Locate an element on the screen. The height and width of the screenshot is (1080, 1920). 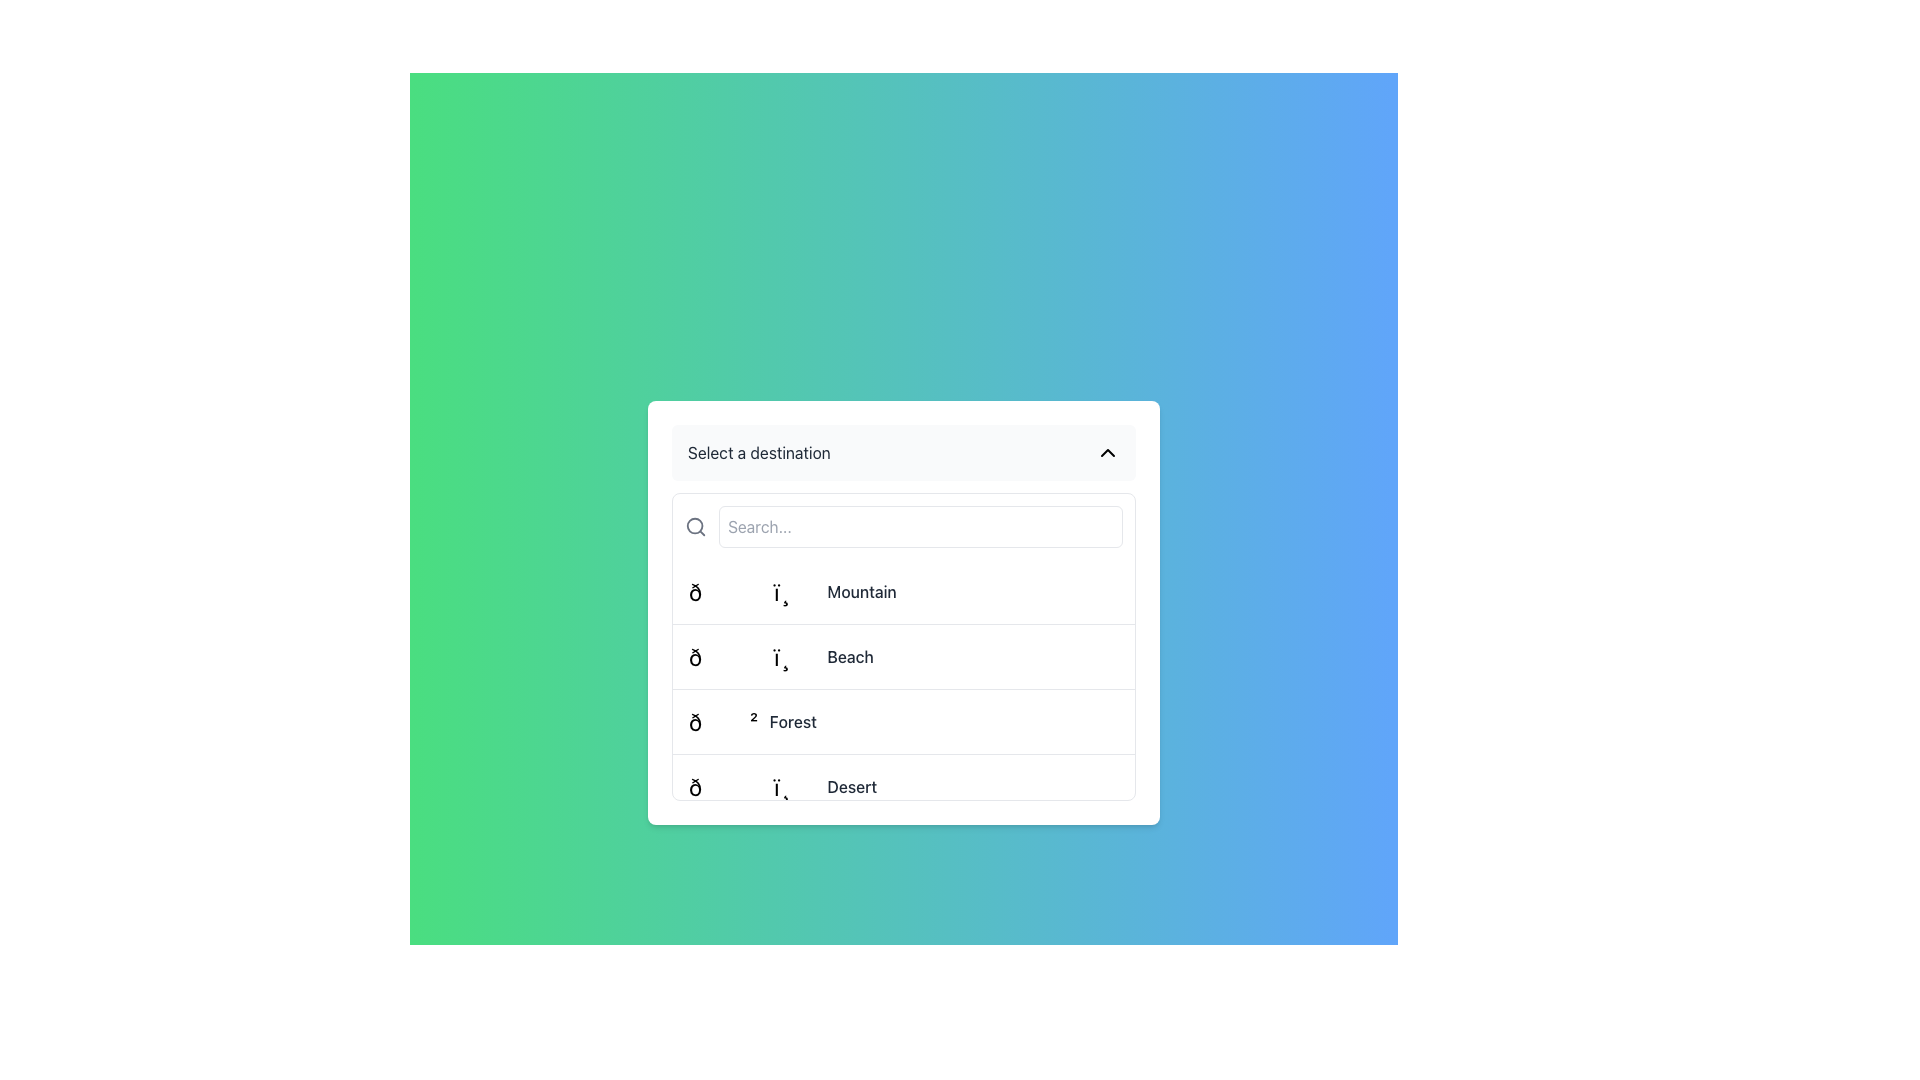
the upward-pointing chevron icon button located on the right side of the 'Select a destination' box is located at coordinates (1107, 452).